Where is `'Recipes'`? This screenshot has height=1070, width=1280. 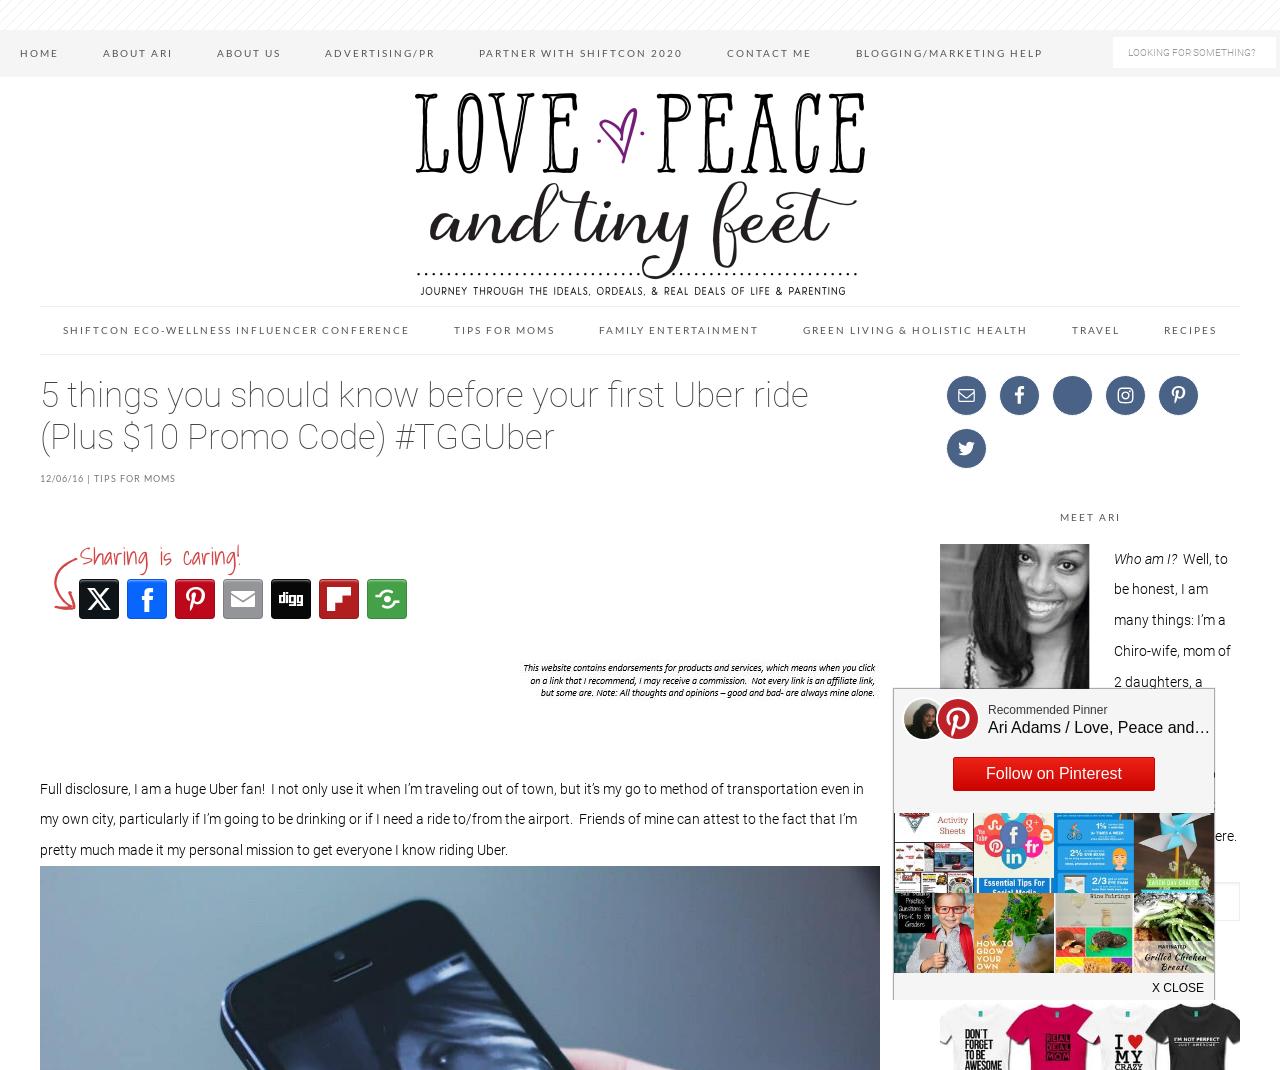 'Recipes' is located at coordinates (1164, 329).